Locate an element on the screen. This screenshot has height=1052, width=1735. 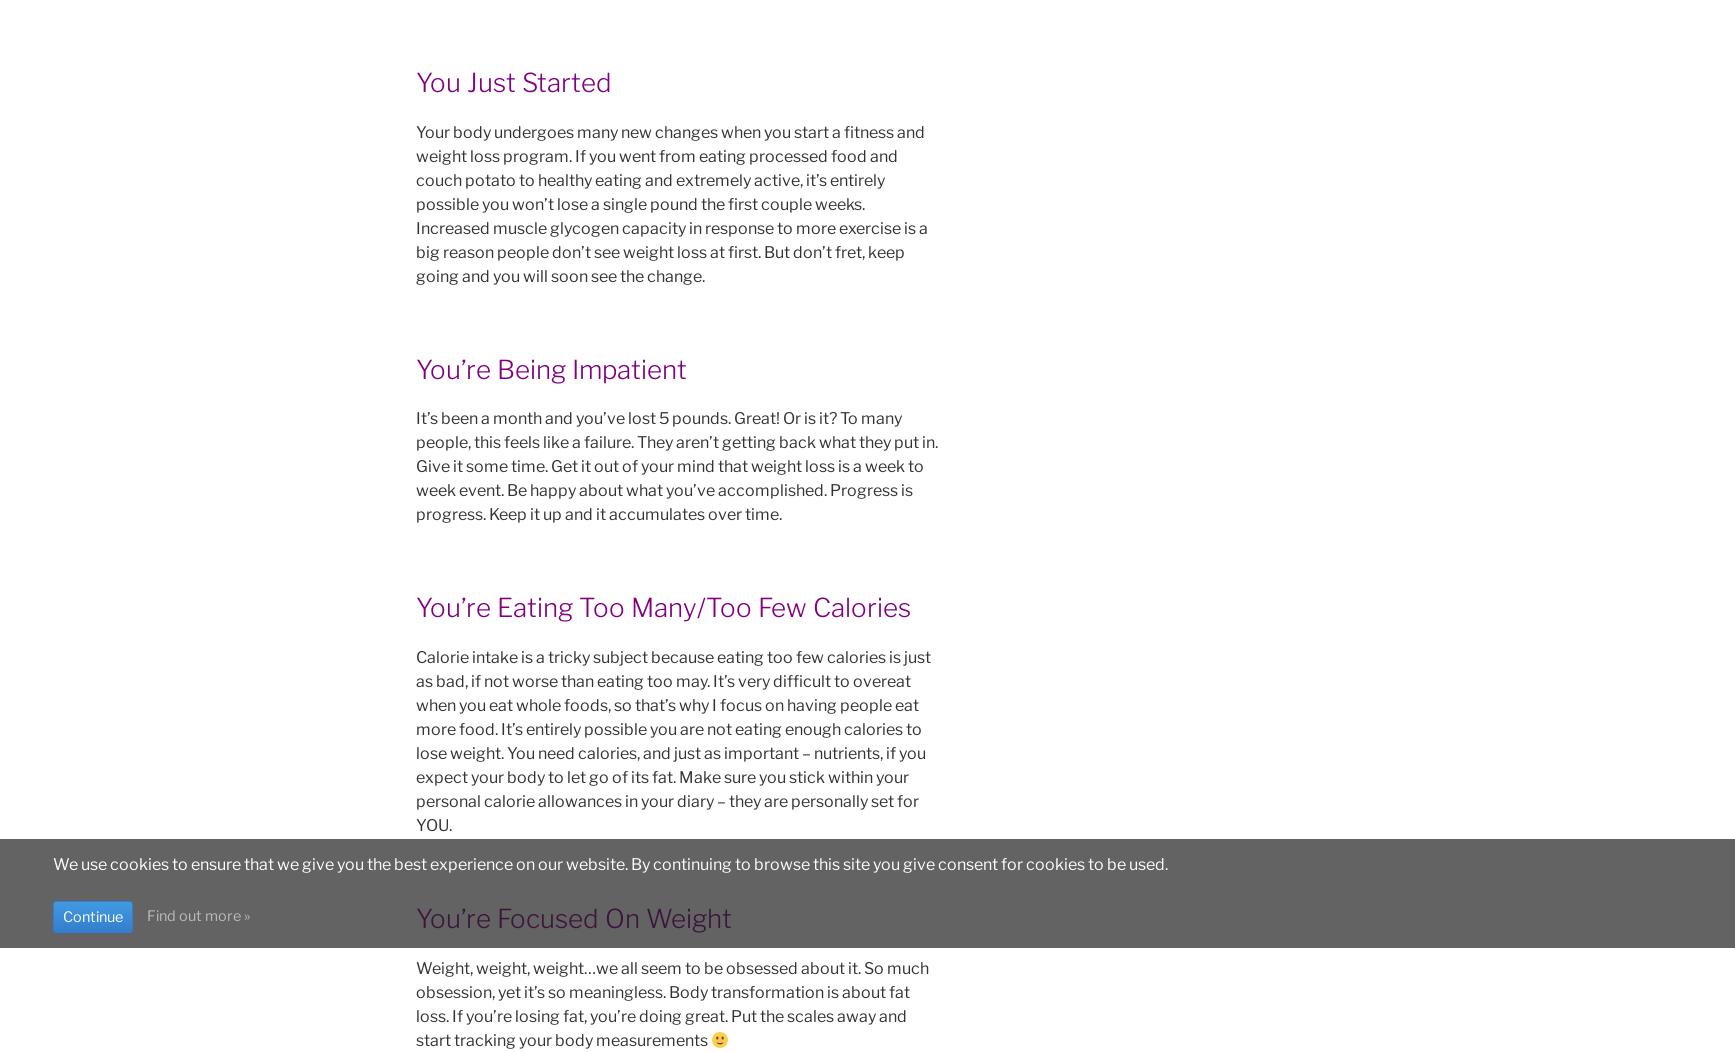
'Your body undergoes many new changes when you start a fitness and weight loss program. If you went from eating processed food and couch potato to healthy eating and extremely active, it’s entirely possible you won’t lose a single pound the first couple weeks. Increased muscle glycogen capacity in response to more exercise is a big reason people don’t see weight loss at first. But don’t fret, keep going and you will soon see the change.' is located at coordinates (670, 203).